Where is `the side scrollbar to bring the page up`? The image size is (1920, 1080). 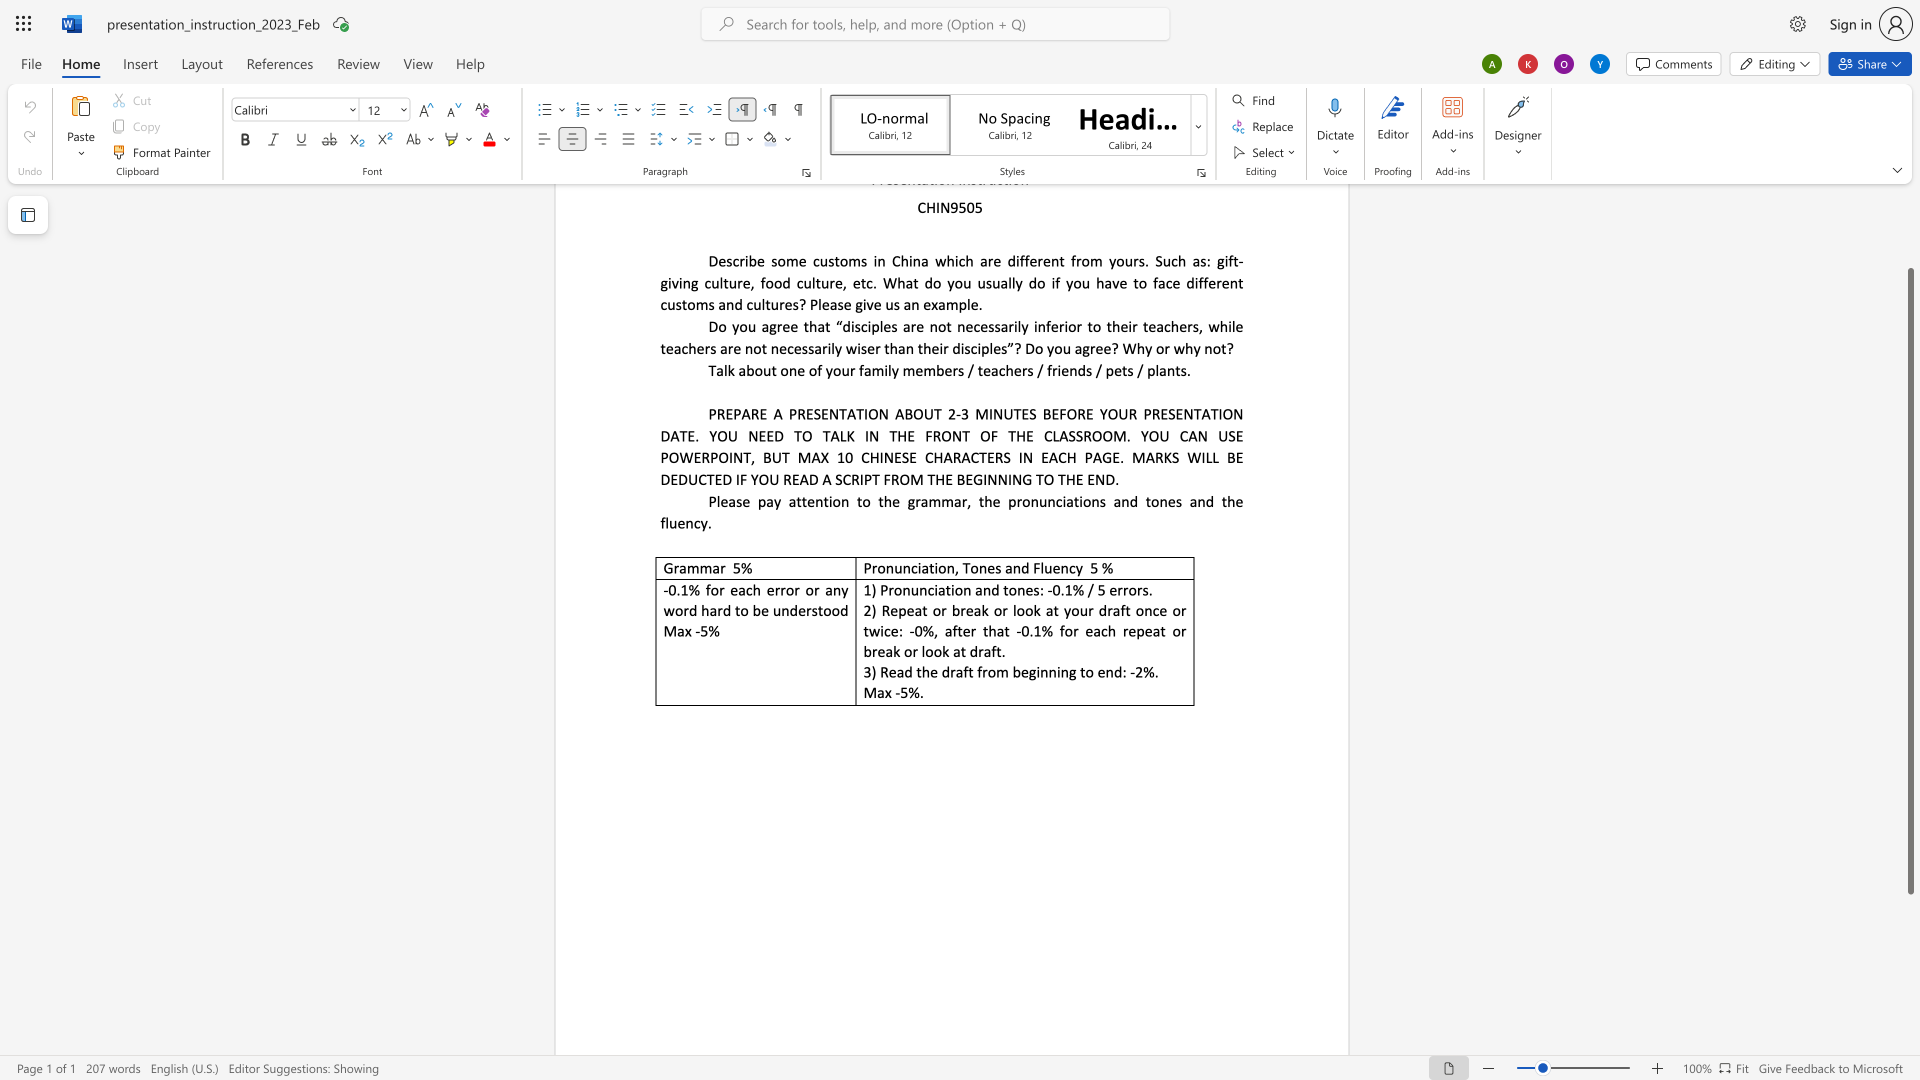
the side scrollbar to bring the page up is located at coordinates (1909, 229).